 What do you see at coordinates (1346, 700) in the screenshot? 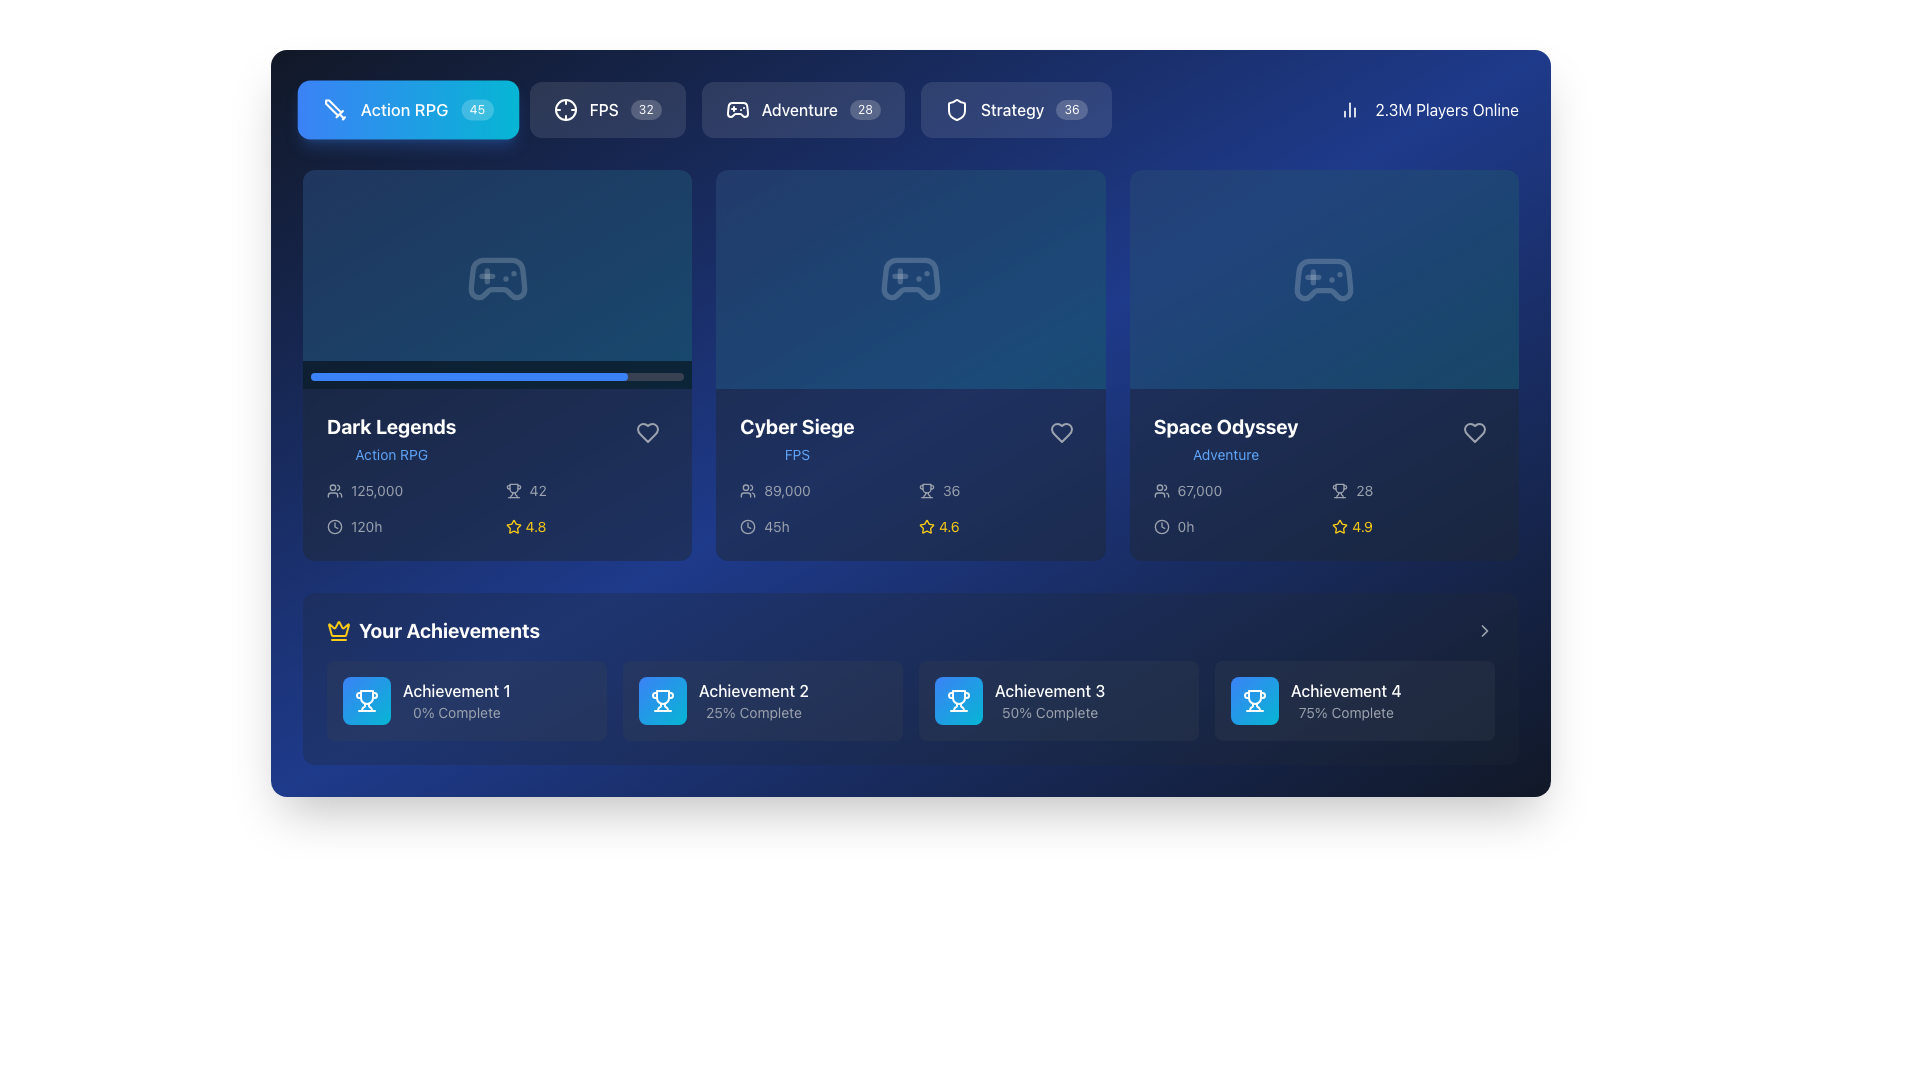
I see `displayed text of the fourth achievement in the 'Your Achievements' section, located at the bottom right of the viewport` at bounding box center [1346, 700].